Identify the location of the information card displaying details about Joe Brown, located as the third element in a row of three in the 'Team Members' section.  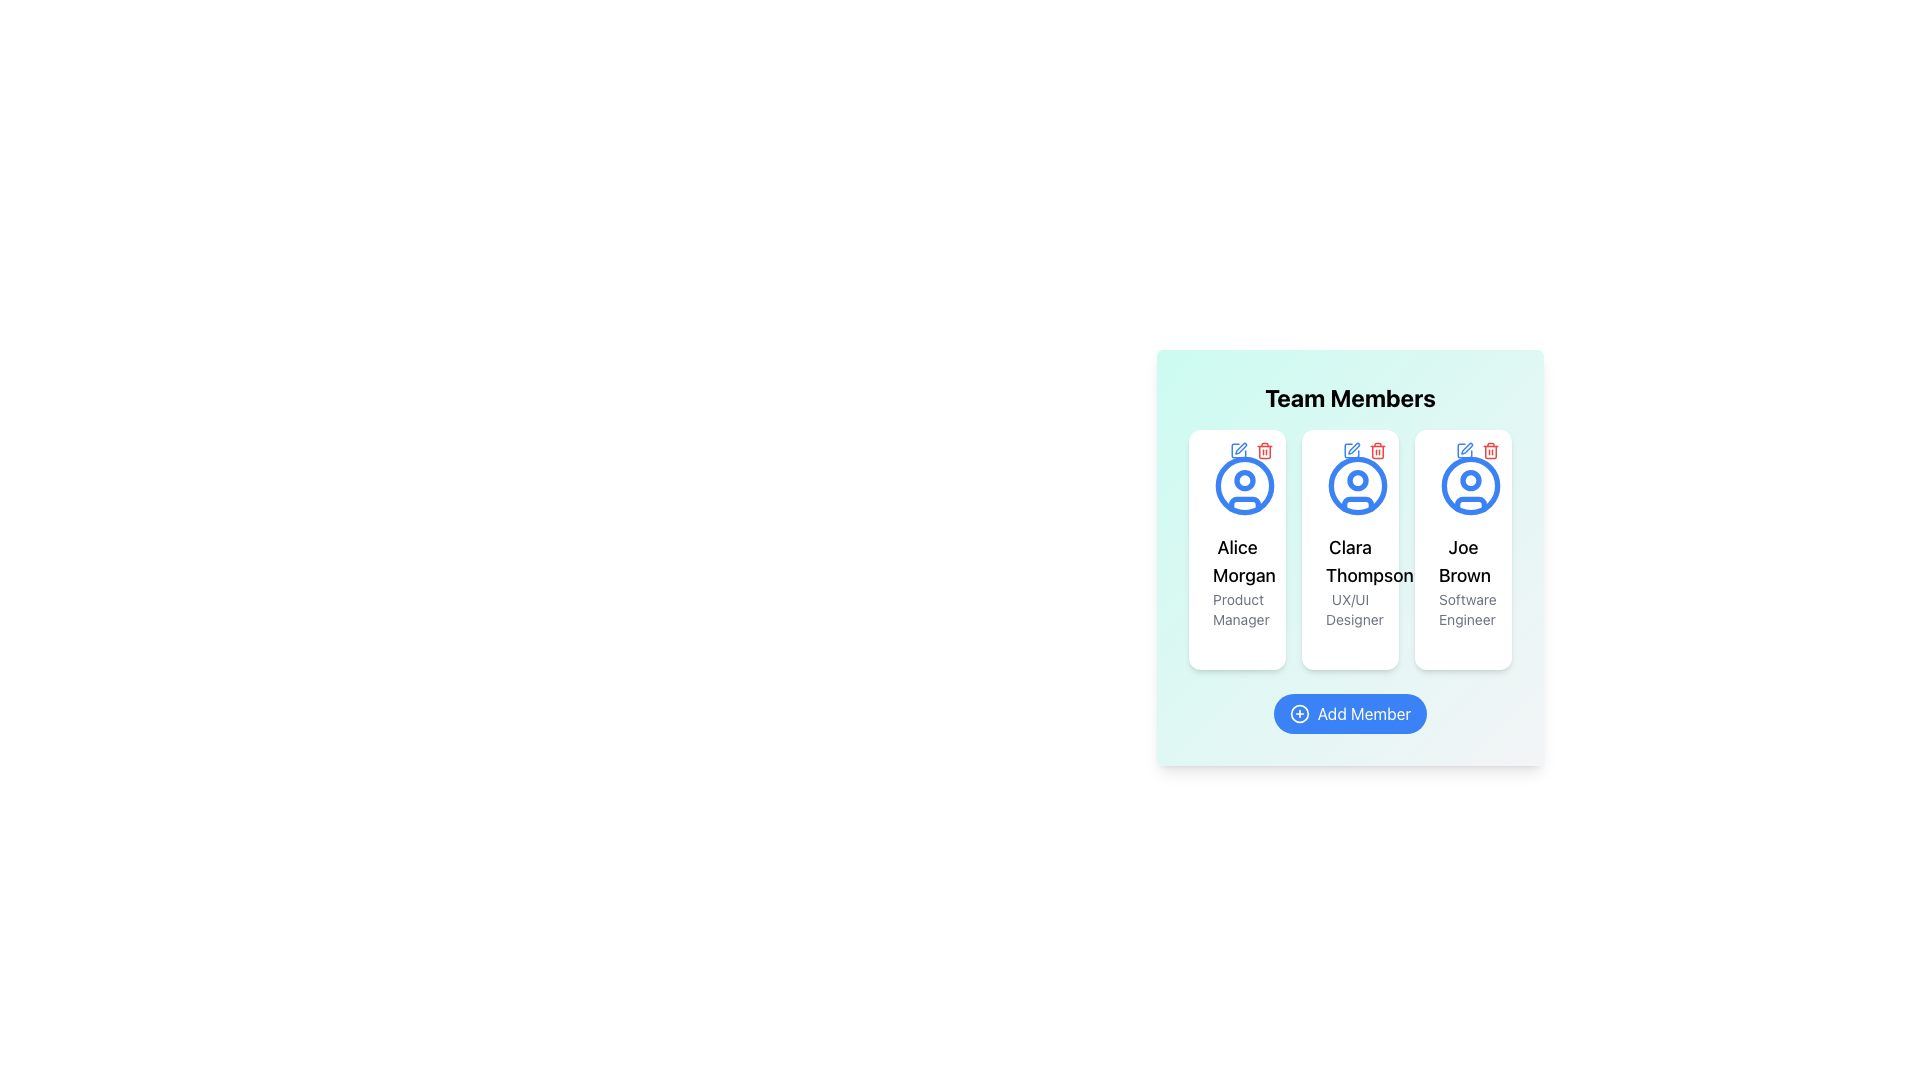
(1463, 550).